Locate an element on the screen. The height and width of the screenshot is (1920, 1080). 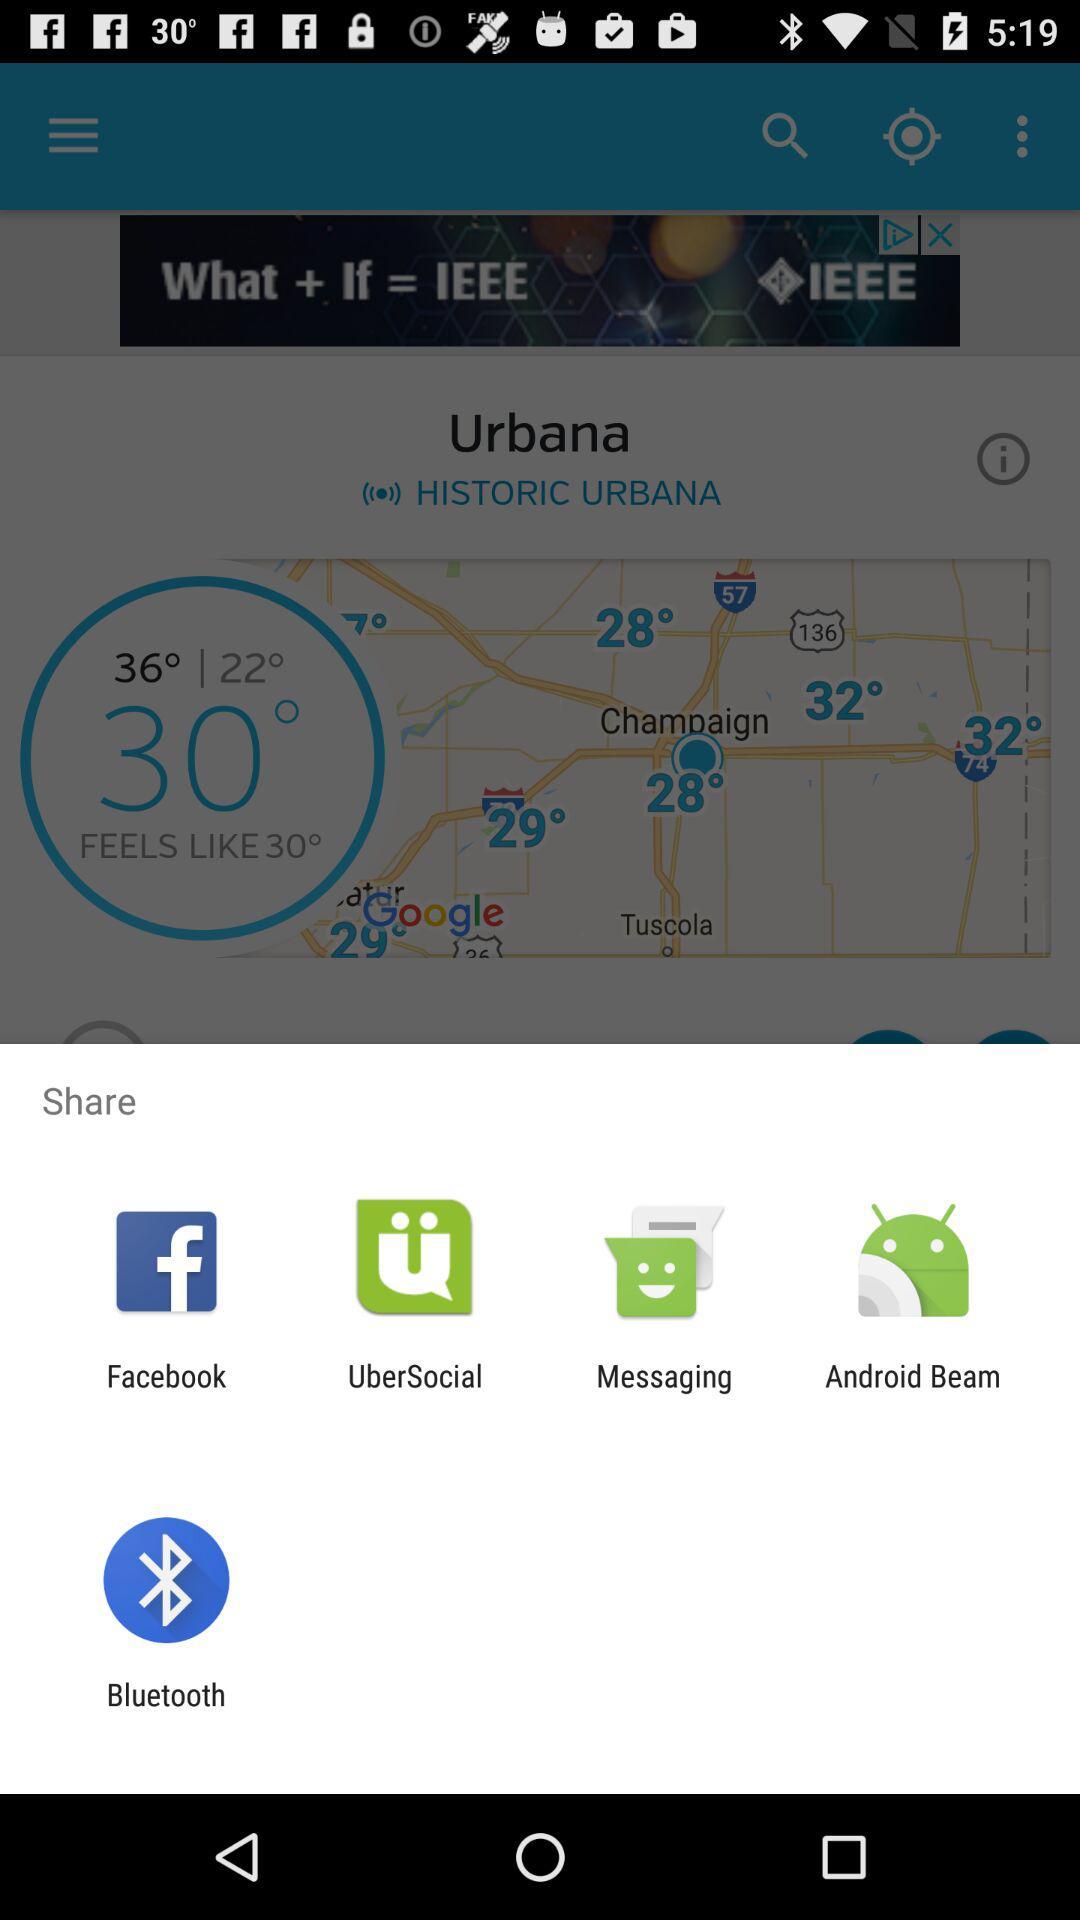
item to the left of the ubersocial icon is located at coordinates (165, 1392).